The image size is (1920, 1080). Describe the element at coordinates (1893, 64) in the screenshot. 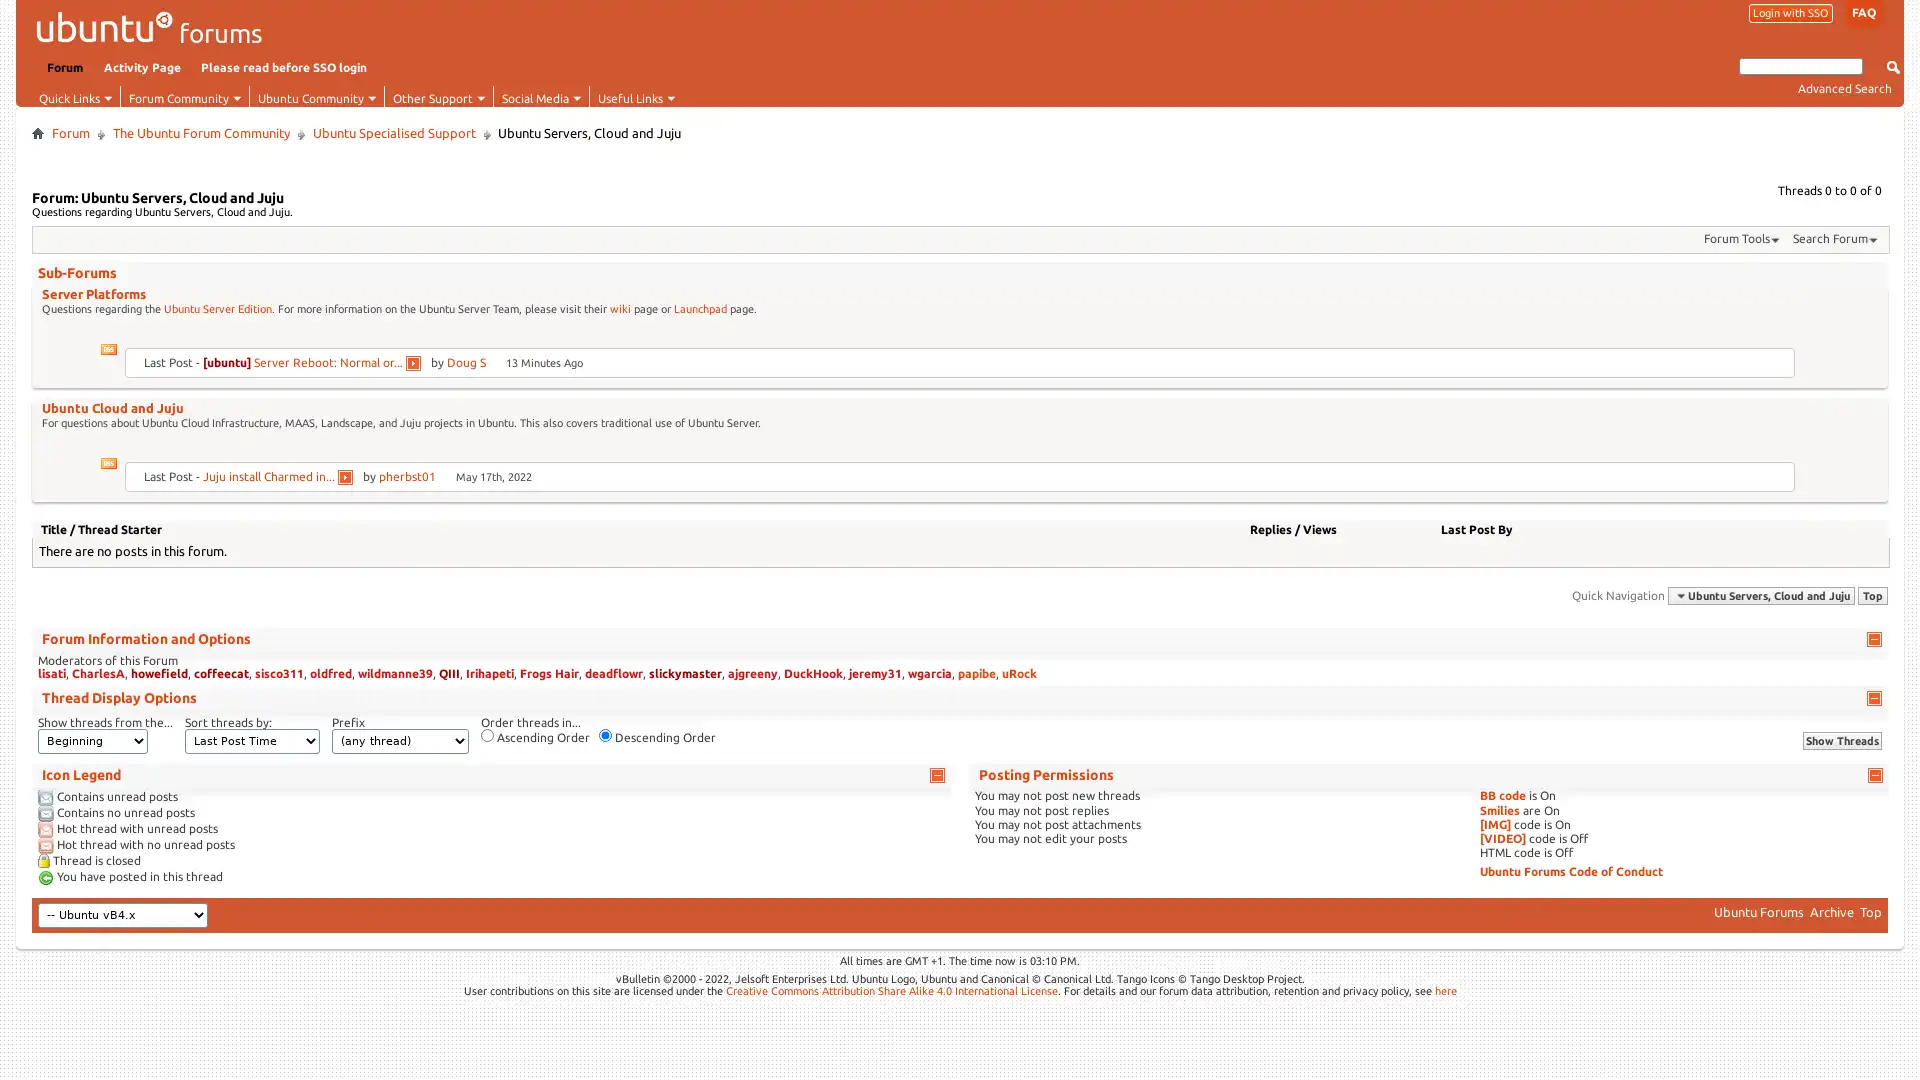

I see `Submit` at that location.